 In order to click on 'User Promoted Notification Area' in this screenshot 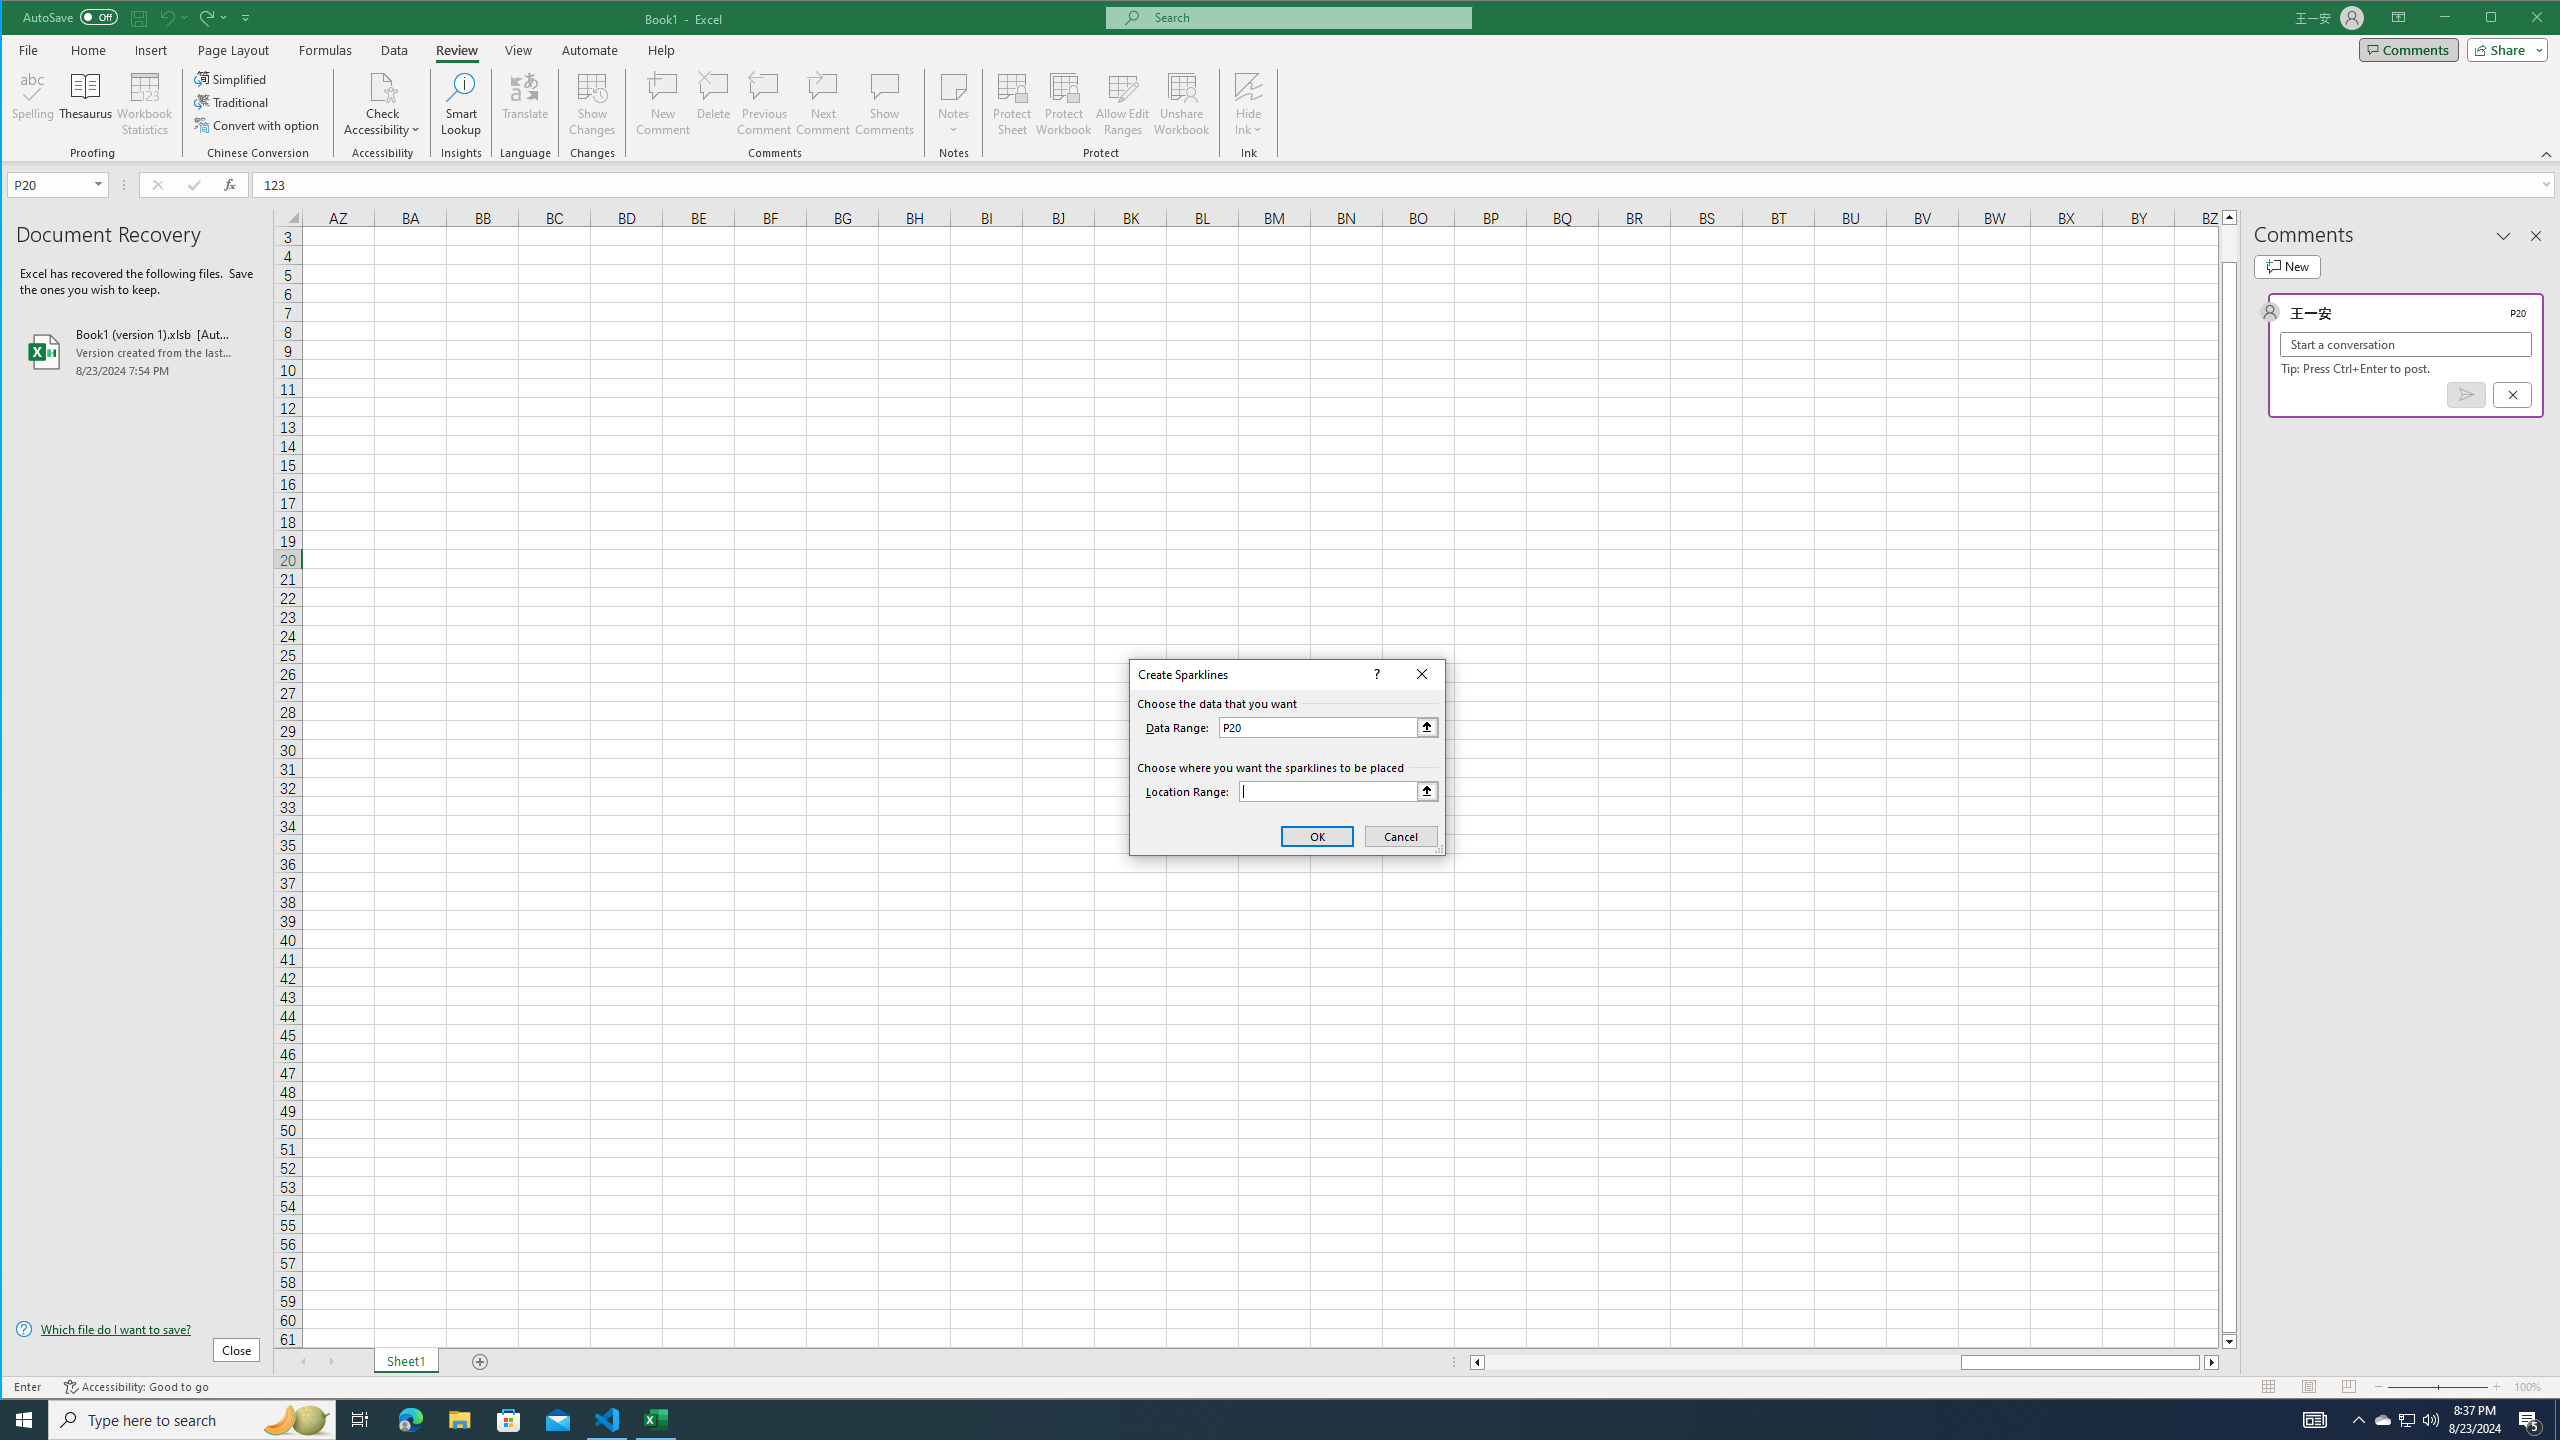, I will do `click(2405, 1418)`.